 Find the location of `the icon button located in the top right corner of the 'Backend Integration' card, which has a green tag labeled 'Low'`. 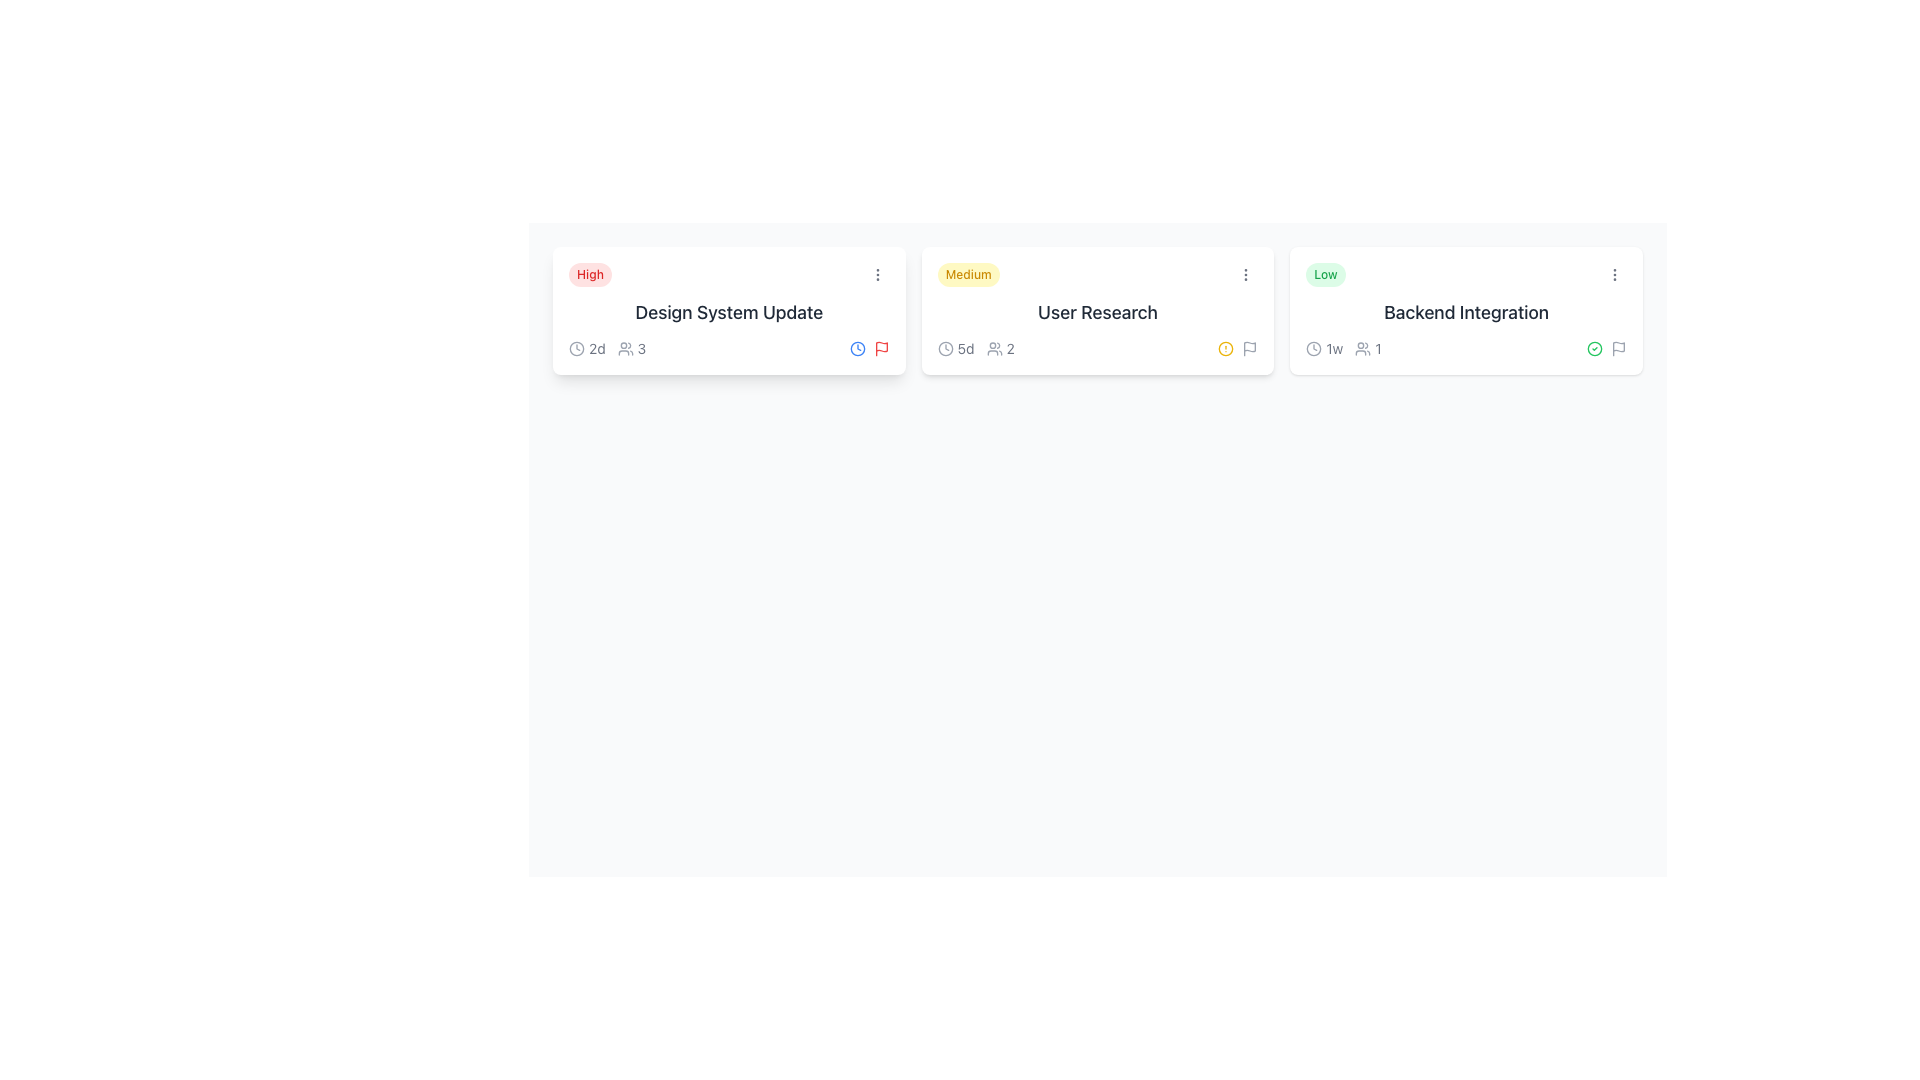

the icon button located in the top right corner of the 'Backend Integration' card, which has a green tag labeled 'Low' is located at coordinates (1614, 274).